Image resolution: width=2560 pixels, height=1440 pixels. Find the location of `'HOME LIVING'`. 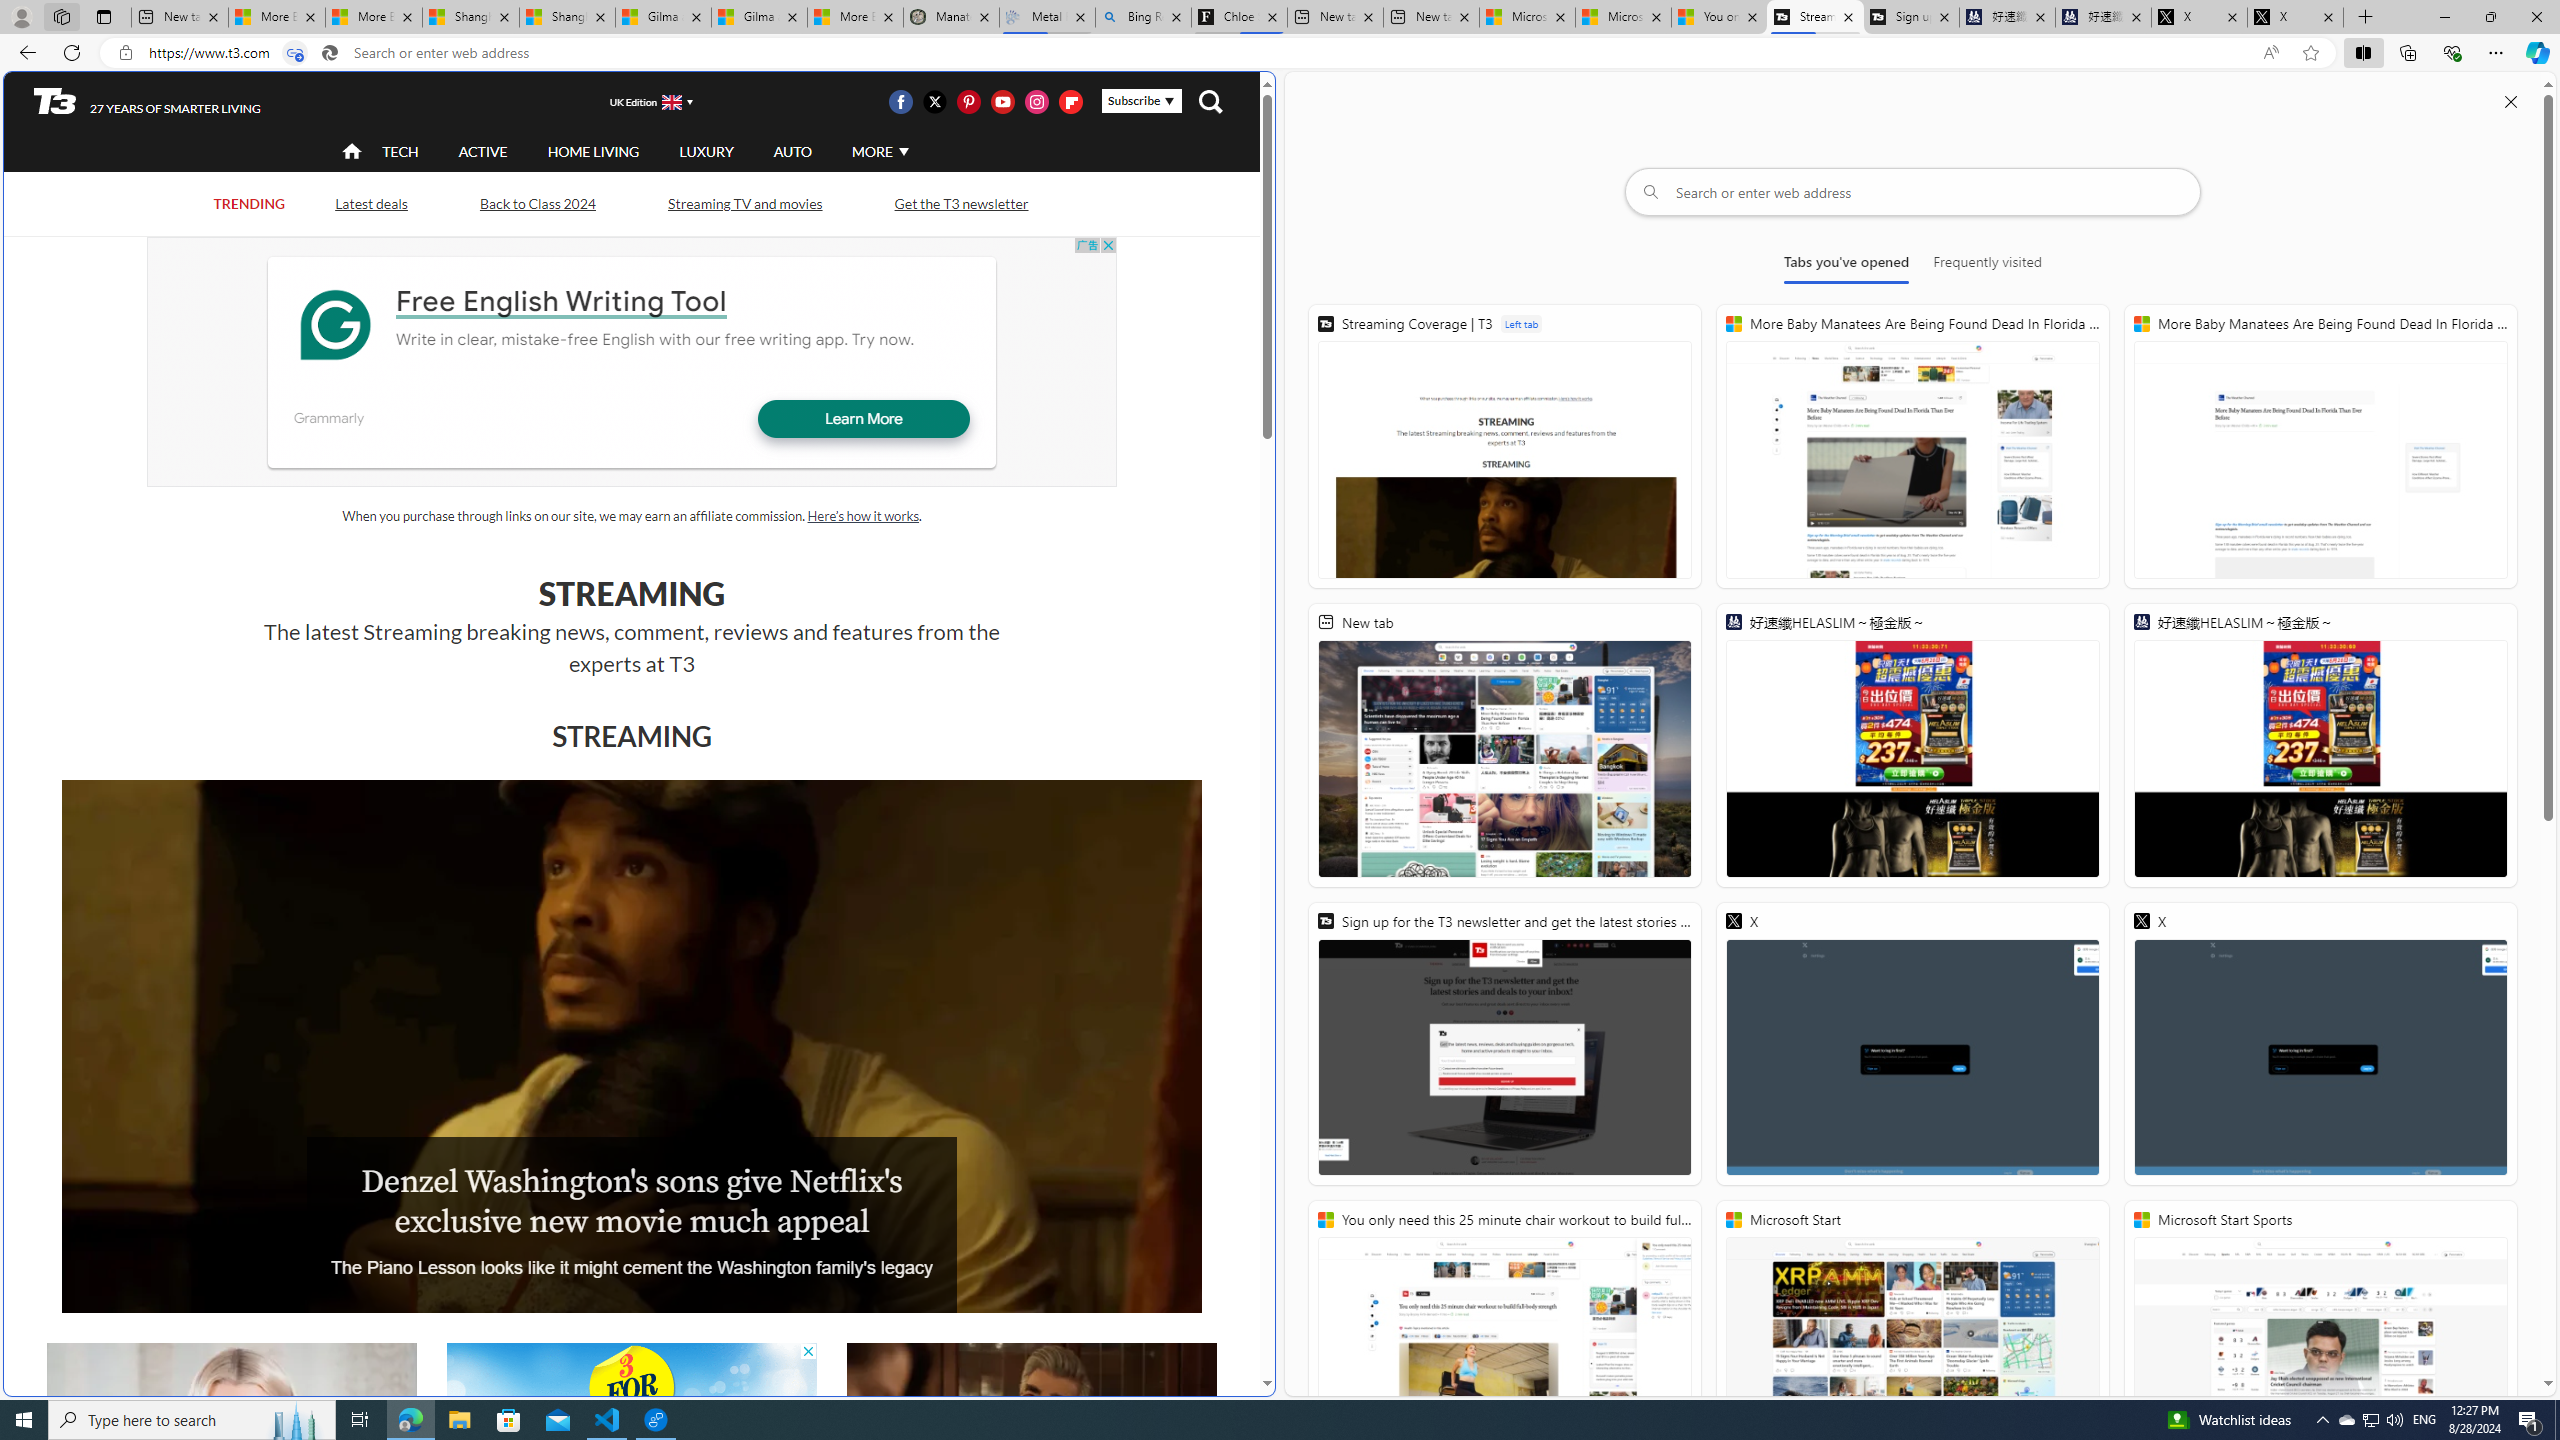

'HOME LIVING' is located at coordinates (592, 150).